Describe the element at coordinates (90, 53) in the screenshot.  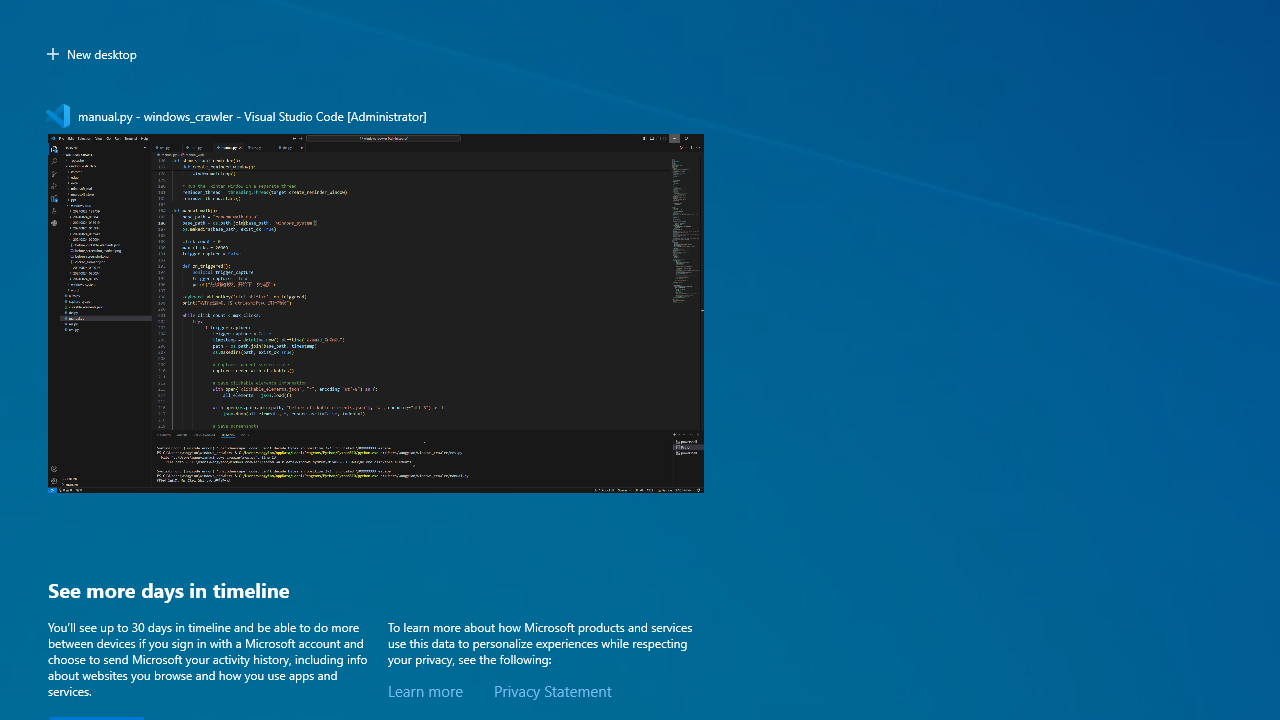
I see `'New desktop'` at that location.